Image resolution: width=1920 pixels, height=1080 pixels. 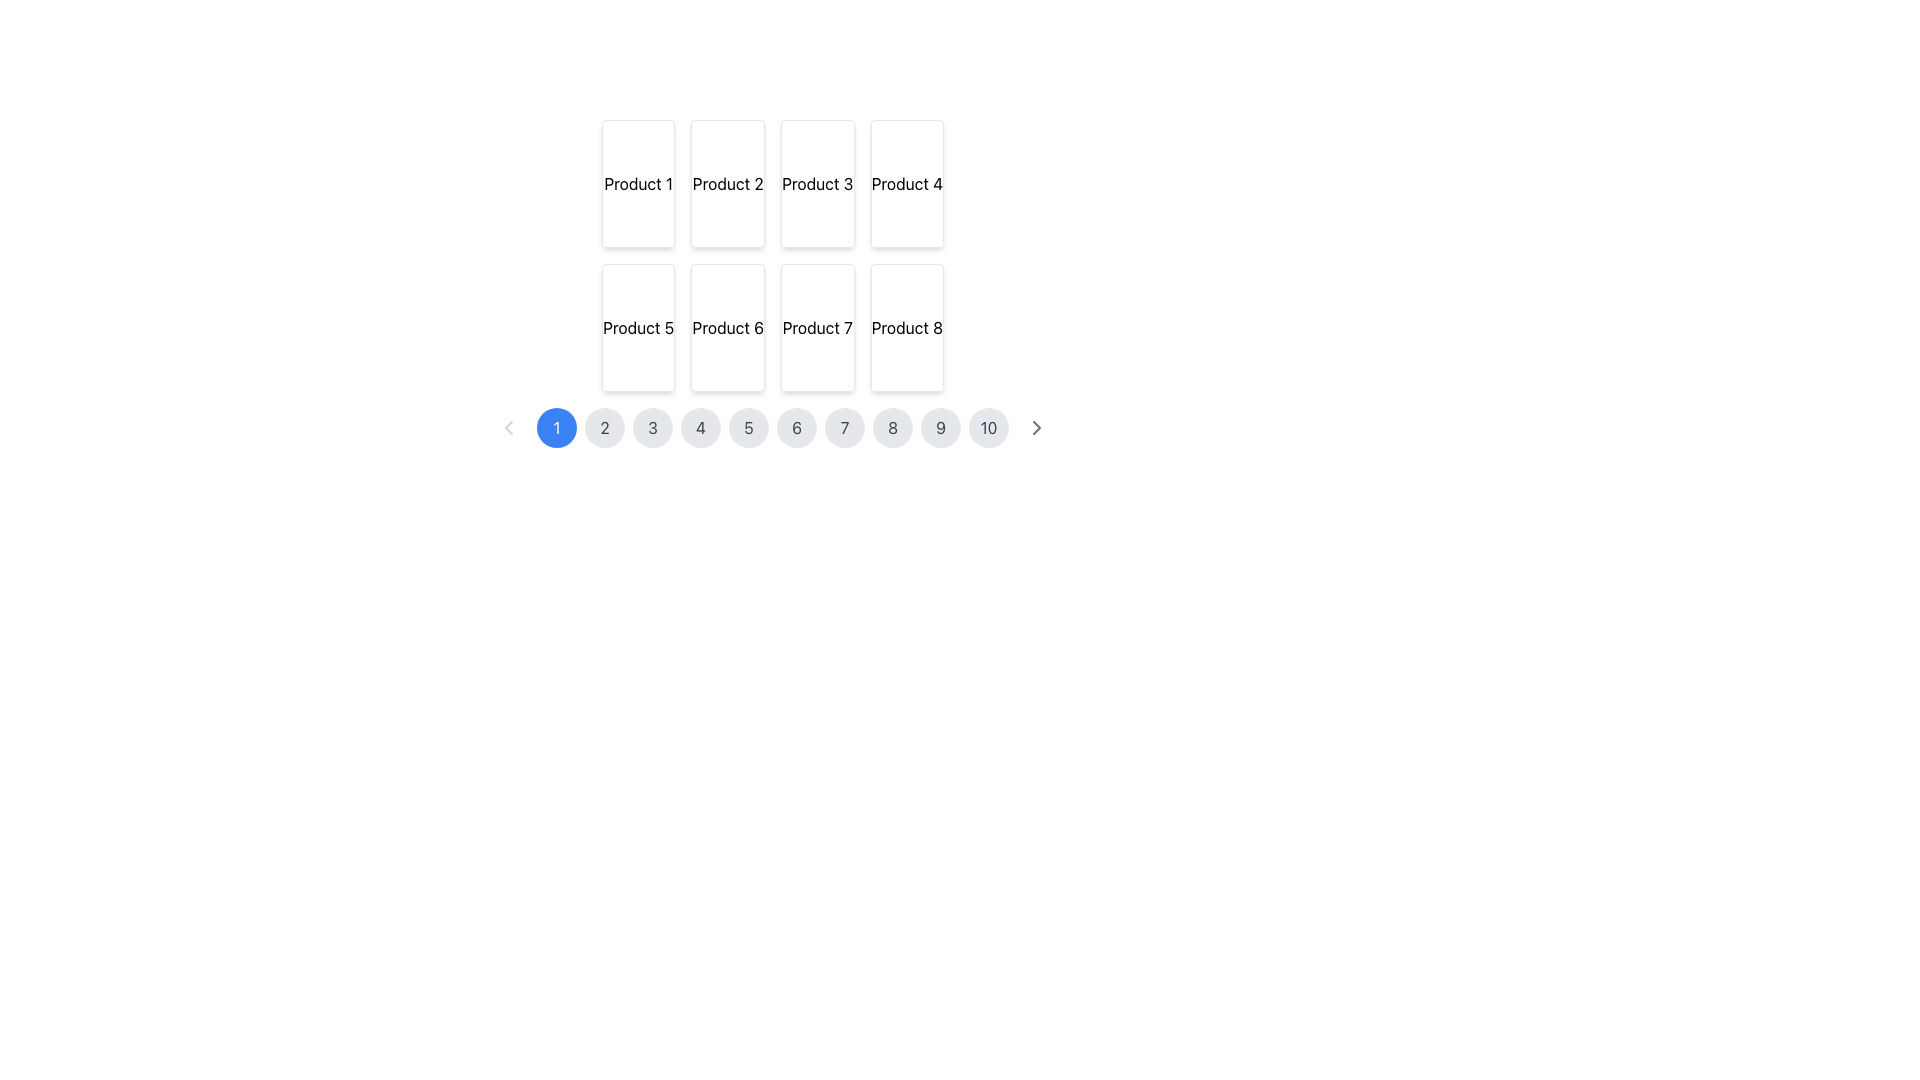 I want to click on the circular button labeled '10' with a light gray background and dark gray text, so click(x=988, y=427).